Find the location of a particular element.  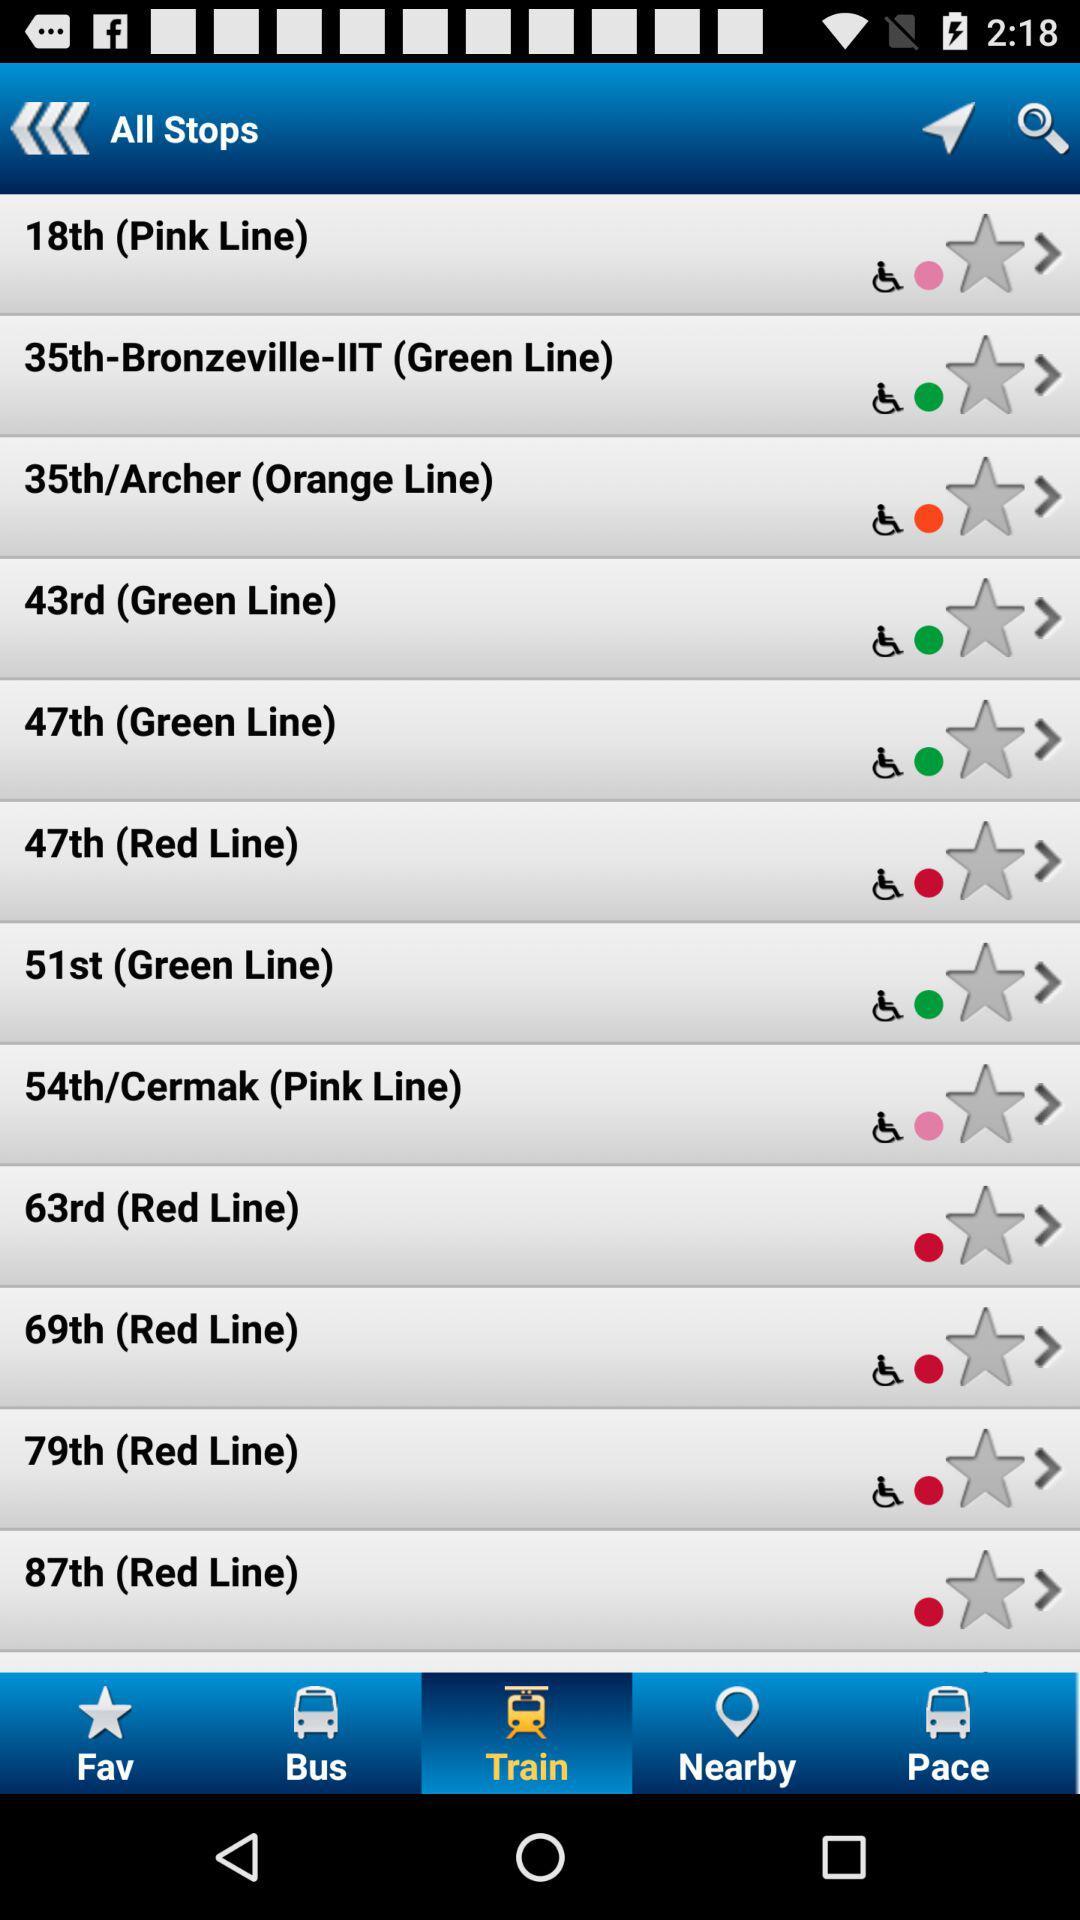

favorite button is located at coordinates (984, 1224).